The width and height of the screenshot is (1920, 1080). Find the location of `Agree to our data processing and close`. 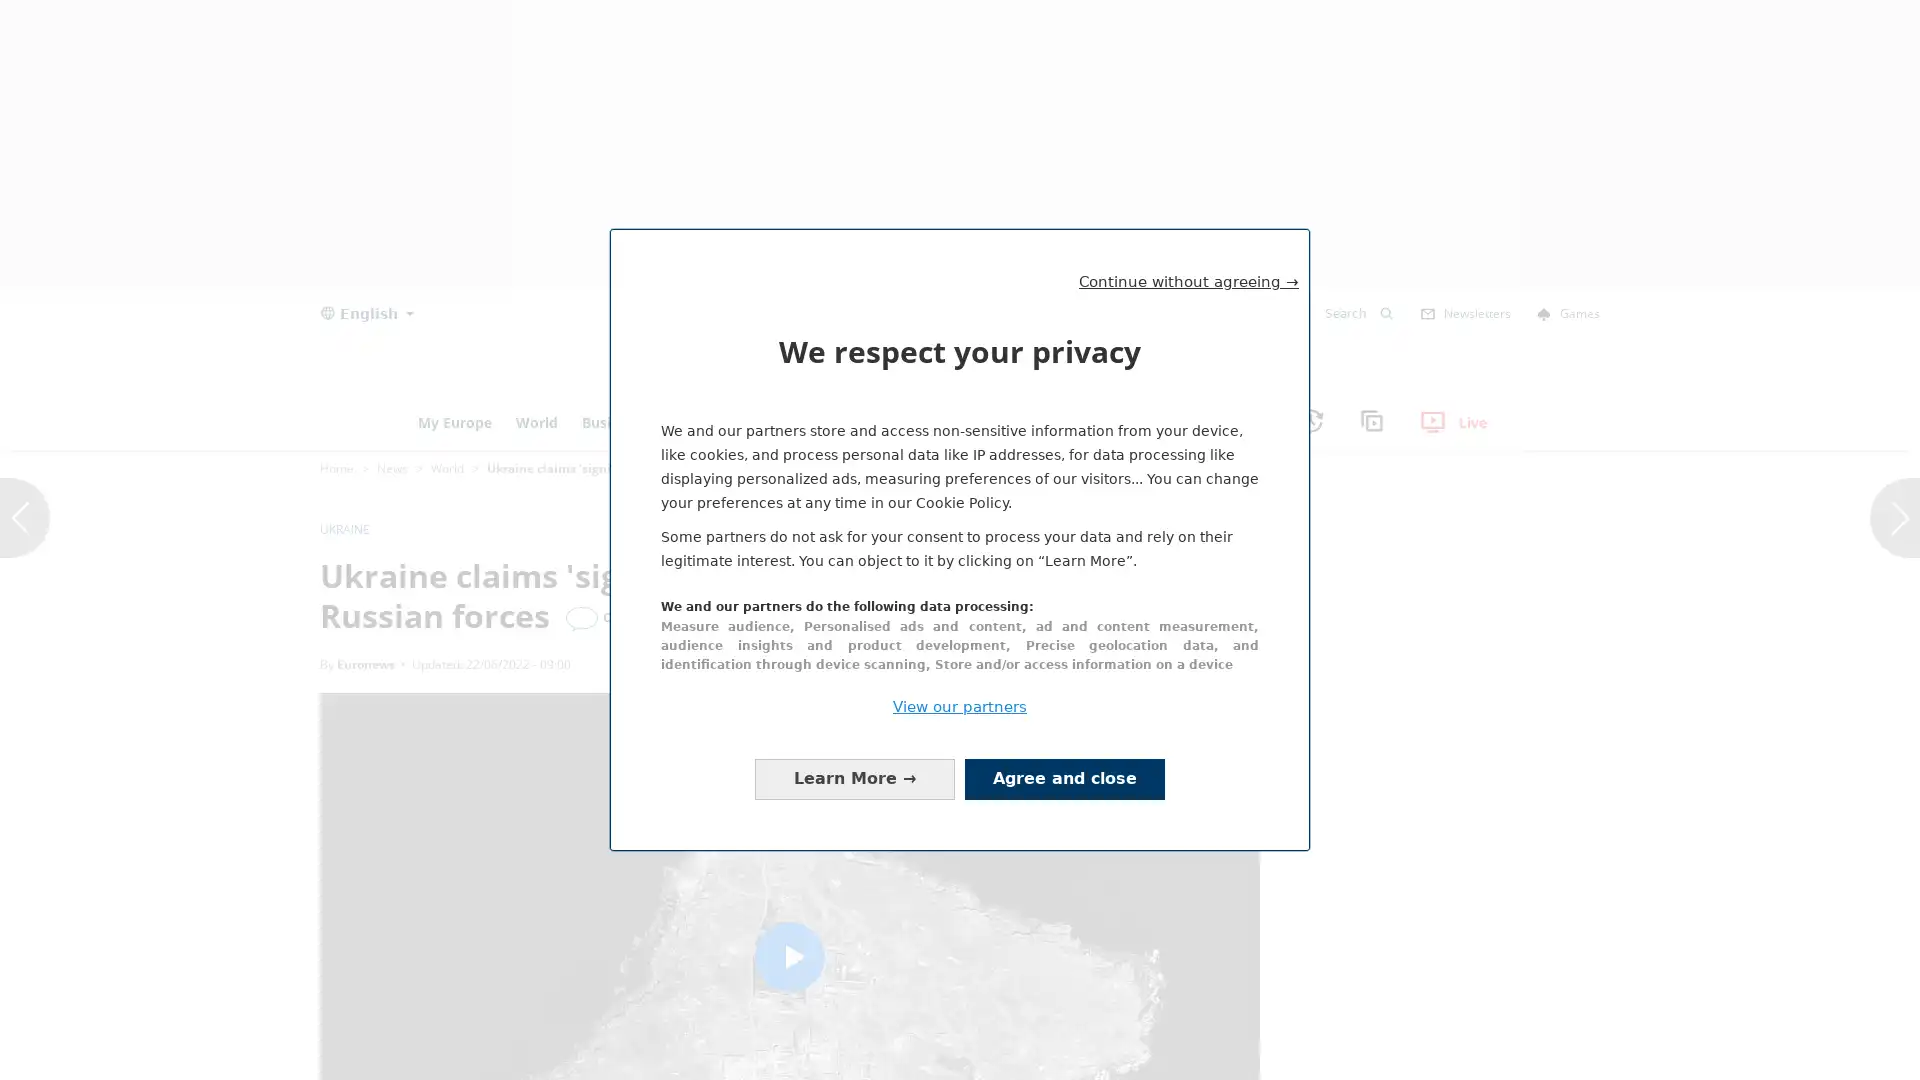

Agree to our data processing and close is located at coordinates (1064, 778).